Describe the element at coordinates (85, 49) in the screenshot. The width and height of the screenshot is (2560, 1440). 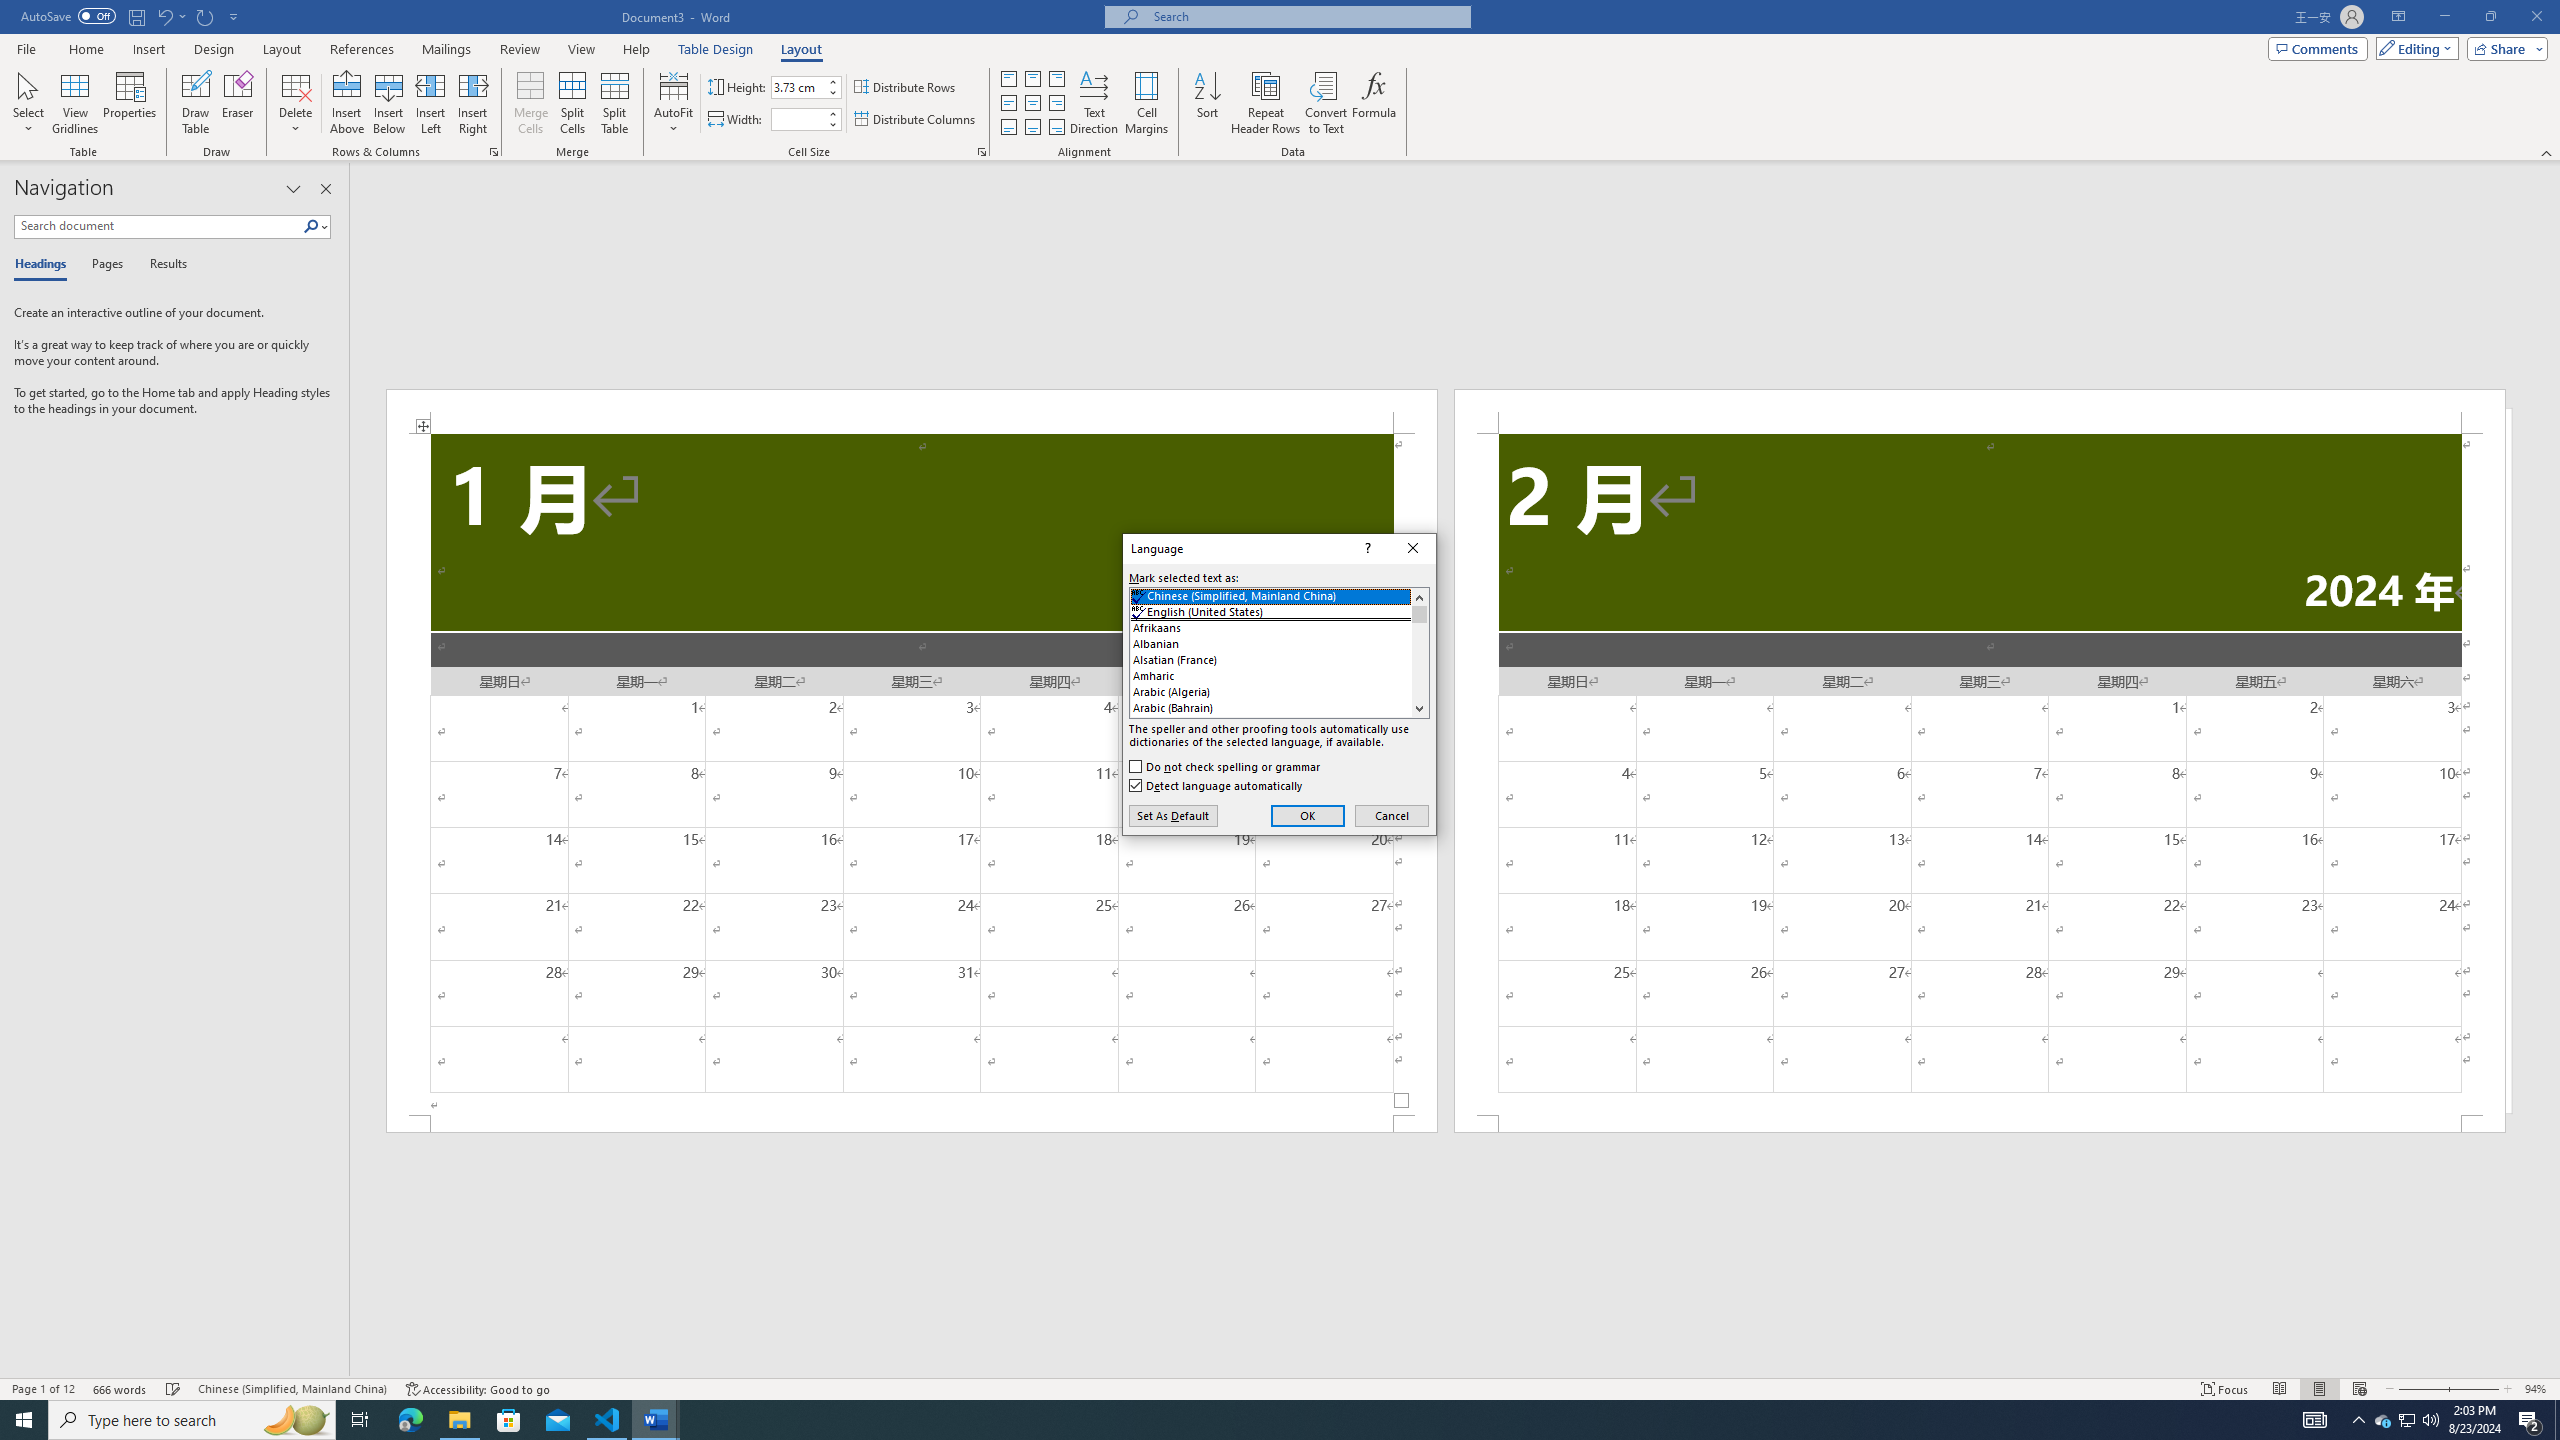
I see `'Home'` at that location.